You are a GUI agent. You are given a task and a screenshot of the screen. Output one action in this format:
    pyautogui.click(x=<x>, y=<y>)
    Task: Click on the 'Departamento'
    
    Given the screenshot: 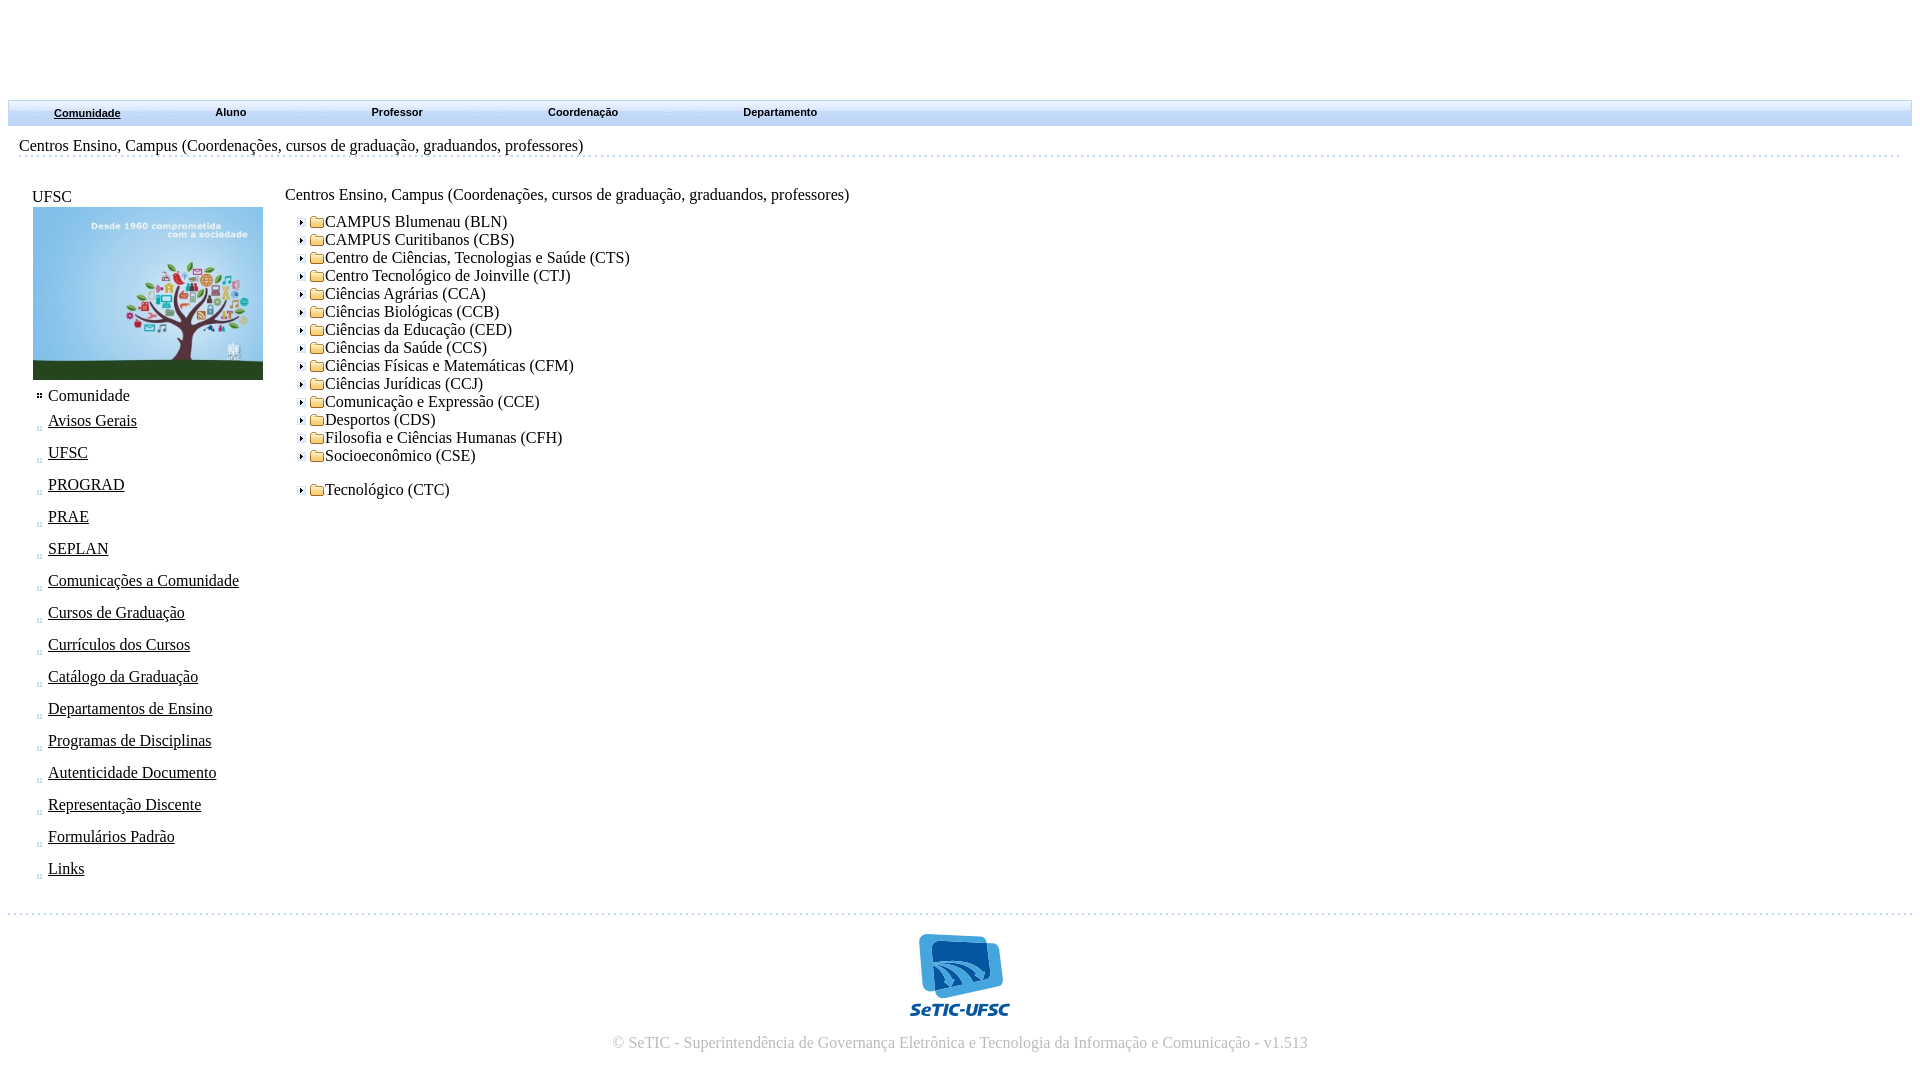 What is the action you would take?
    pyautogui.click(x=742, y=111)
    